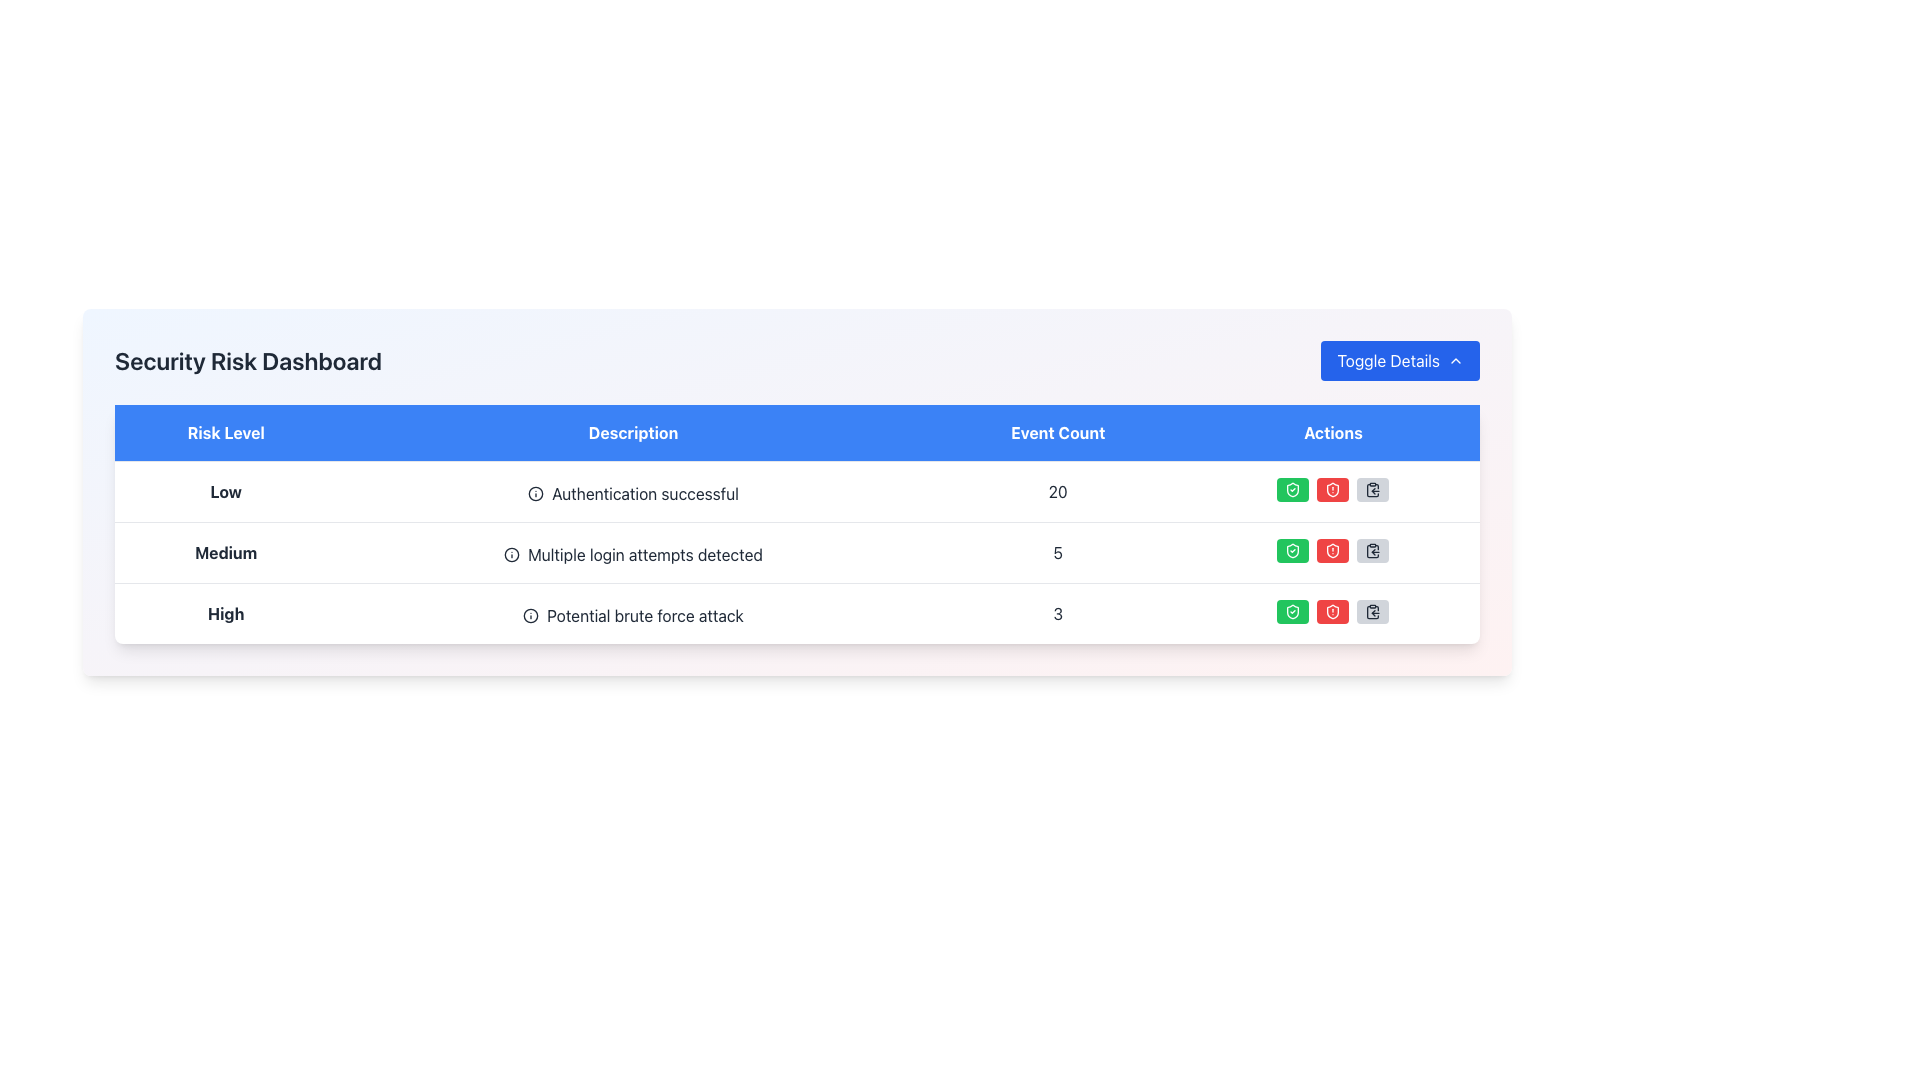 This screenshot has width=1920, height=1080. I want to click on the shield icon inside the green button in the 'Actions' column of the second row, which signifies a confirmation action for the 'Medium' risk level event, so click(1293, 551).